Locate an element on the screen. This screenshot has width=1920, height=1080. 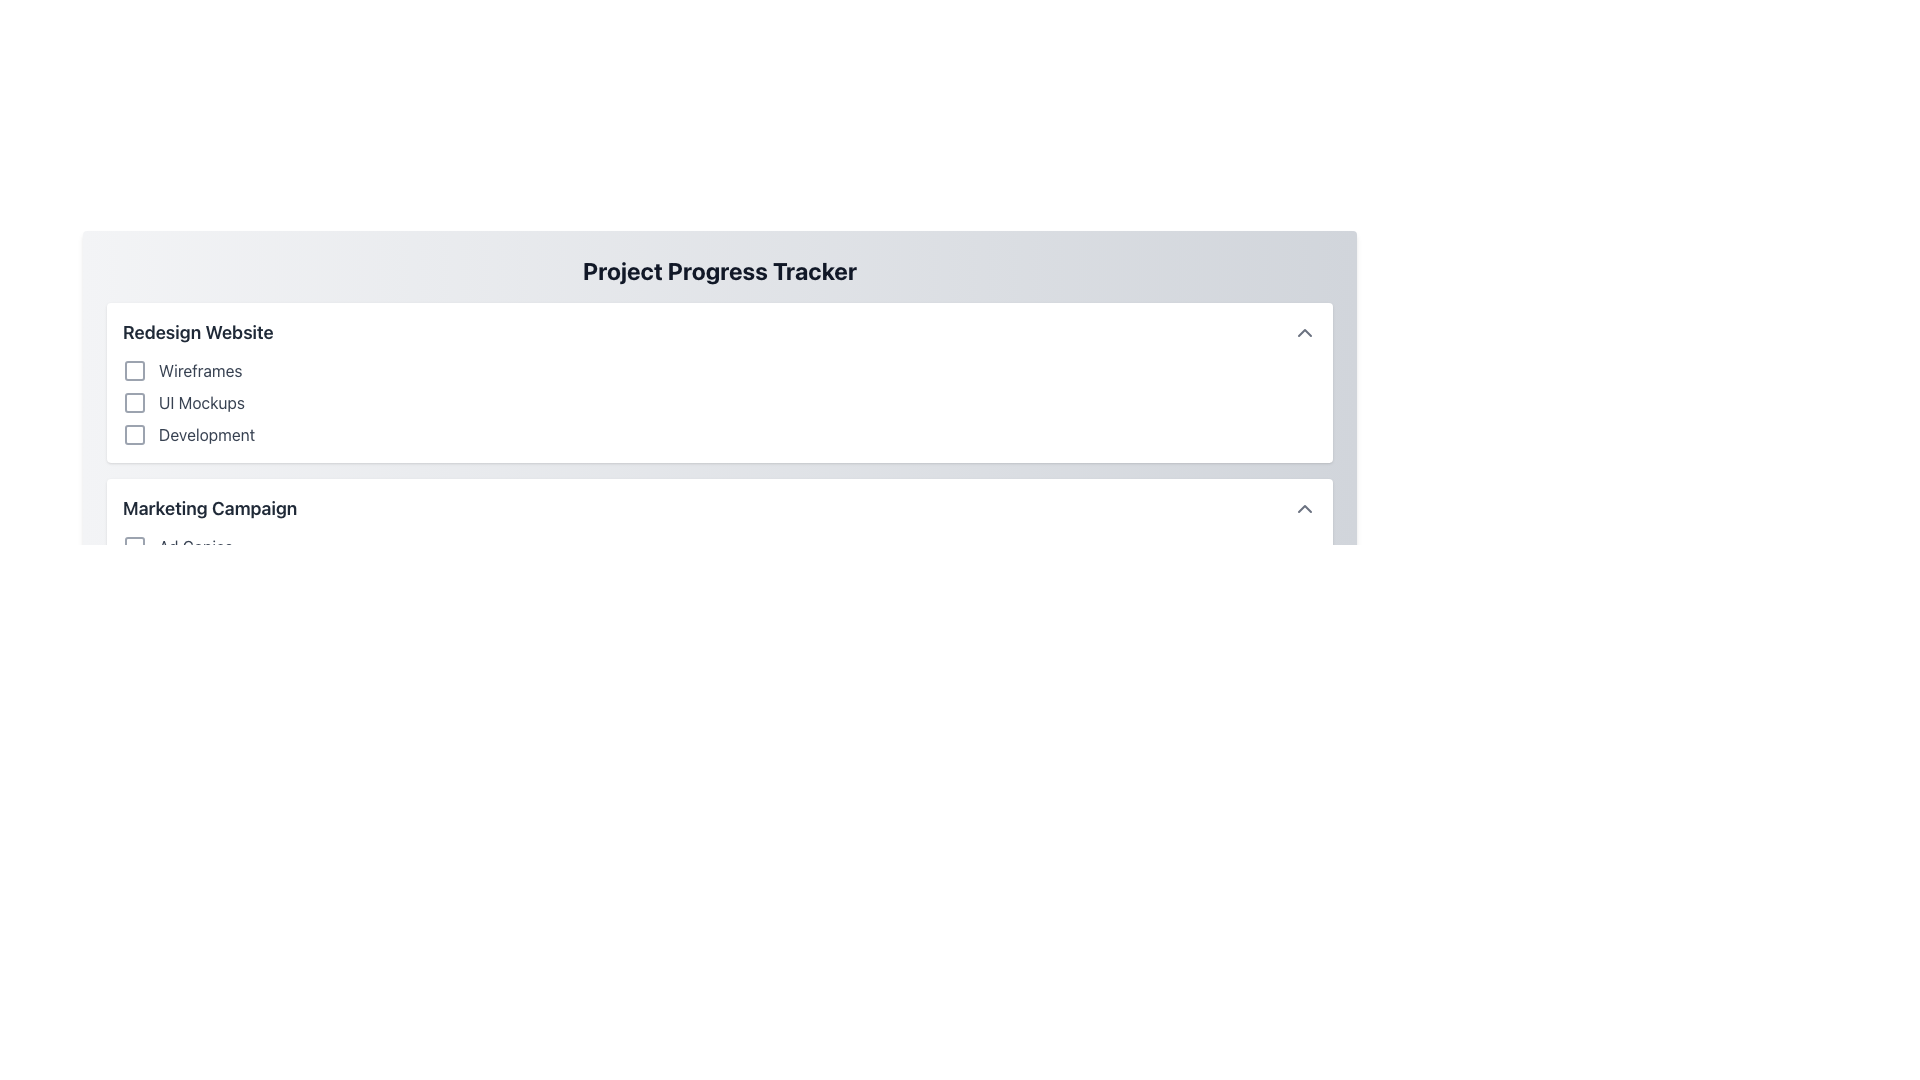
the small, square-shaped icon with rounded corners located next to the text 'Wireframes' in the 'Redesign Website' section is located at coordinates (133, 370).